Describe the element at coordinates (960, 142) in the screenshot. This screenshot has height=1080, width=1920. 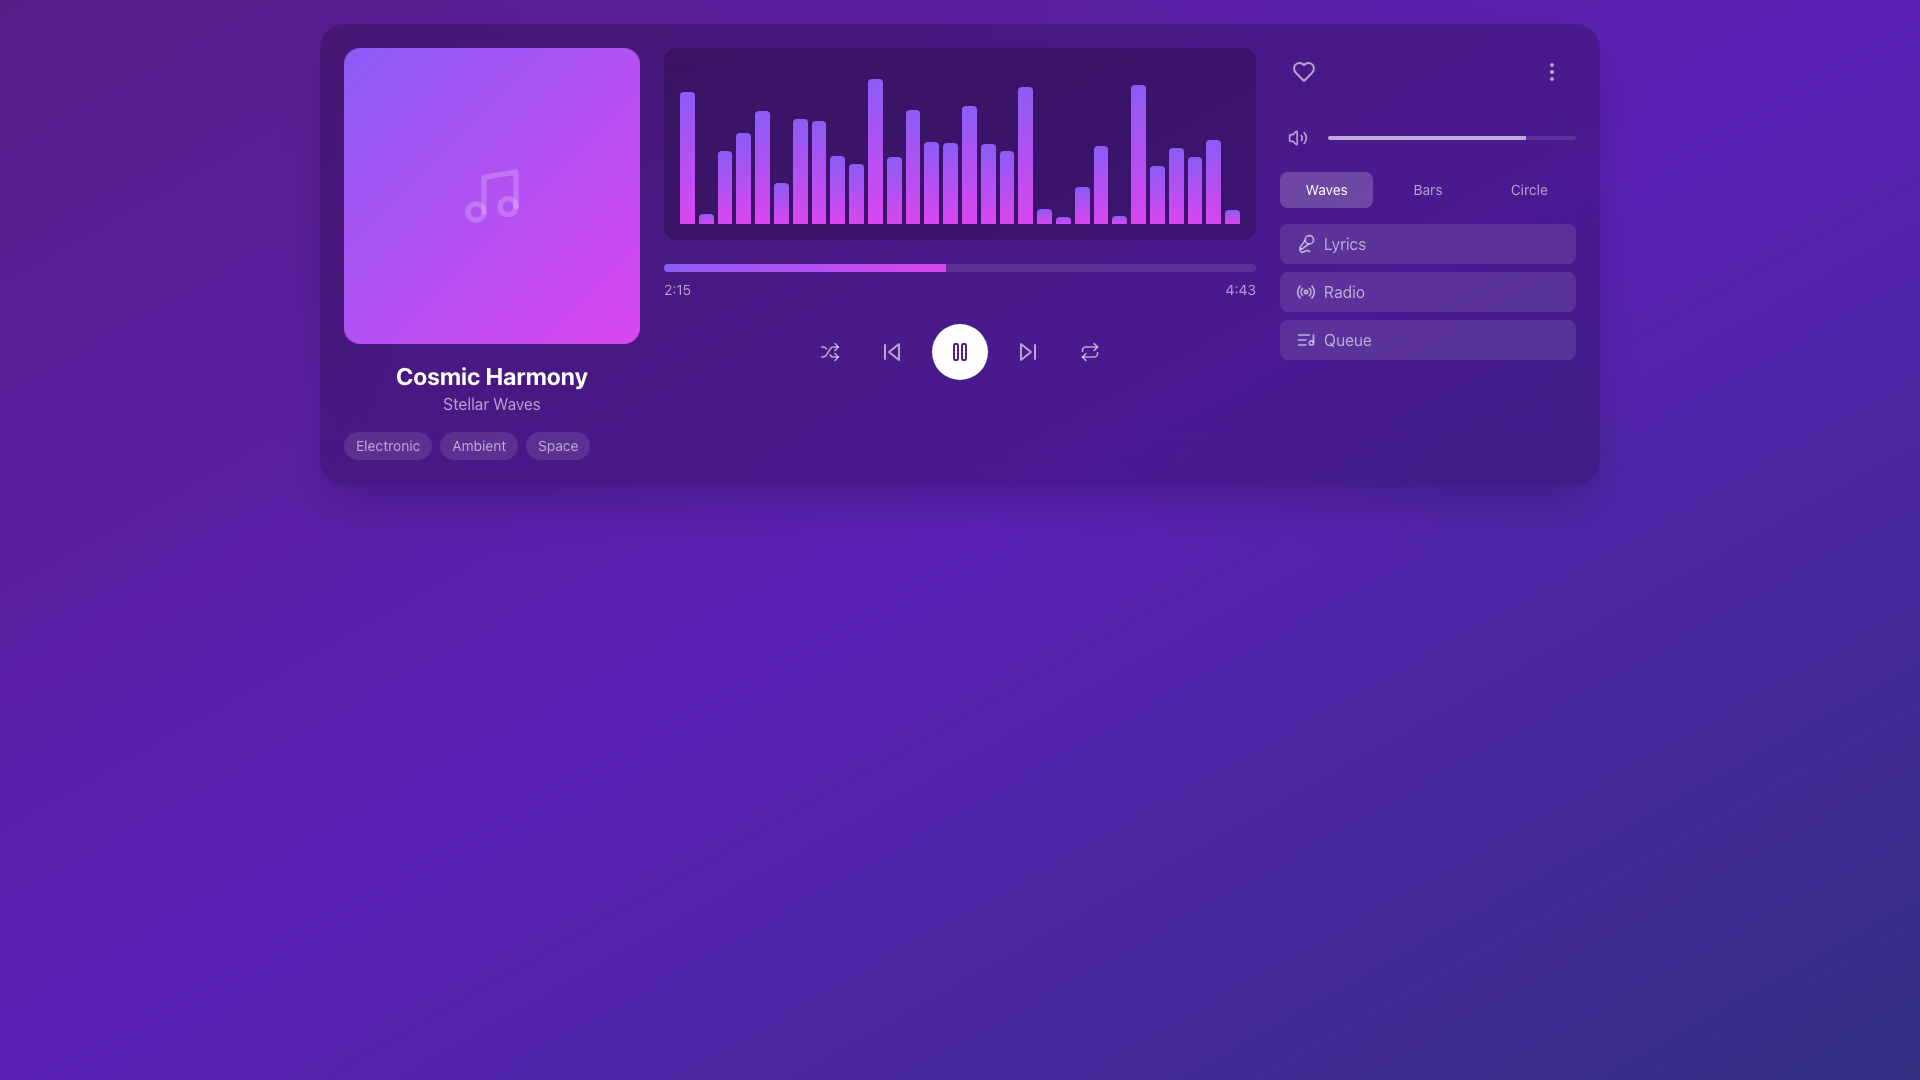
I see `the Waveform visualizer display to view the waveform data, which is represented by stacked vertical bars with a gradient from fuchsia to violet over a dark purple background` at that location.